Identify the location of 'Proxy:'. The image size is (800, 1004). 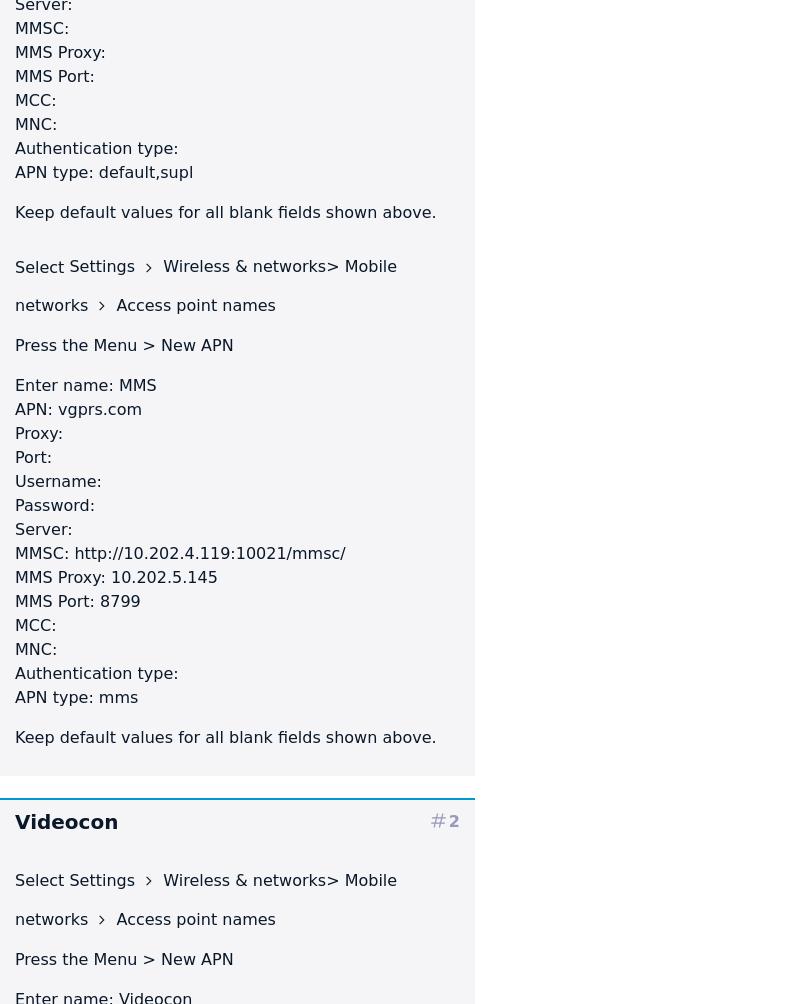
(38, 432).